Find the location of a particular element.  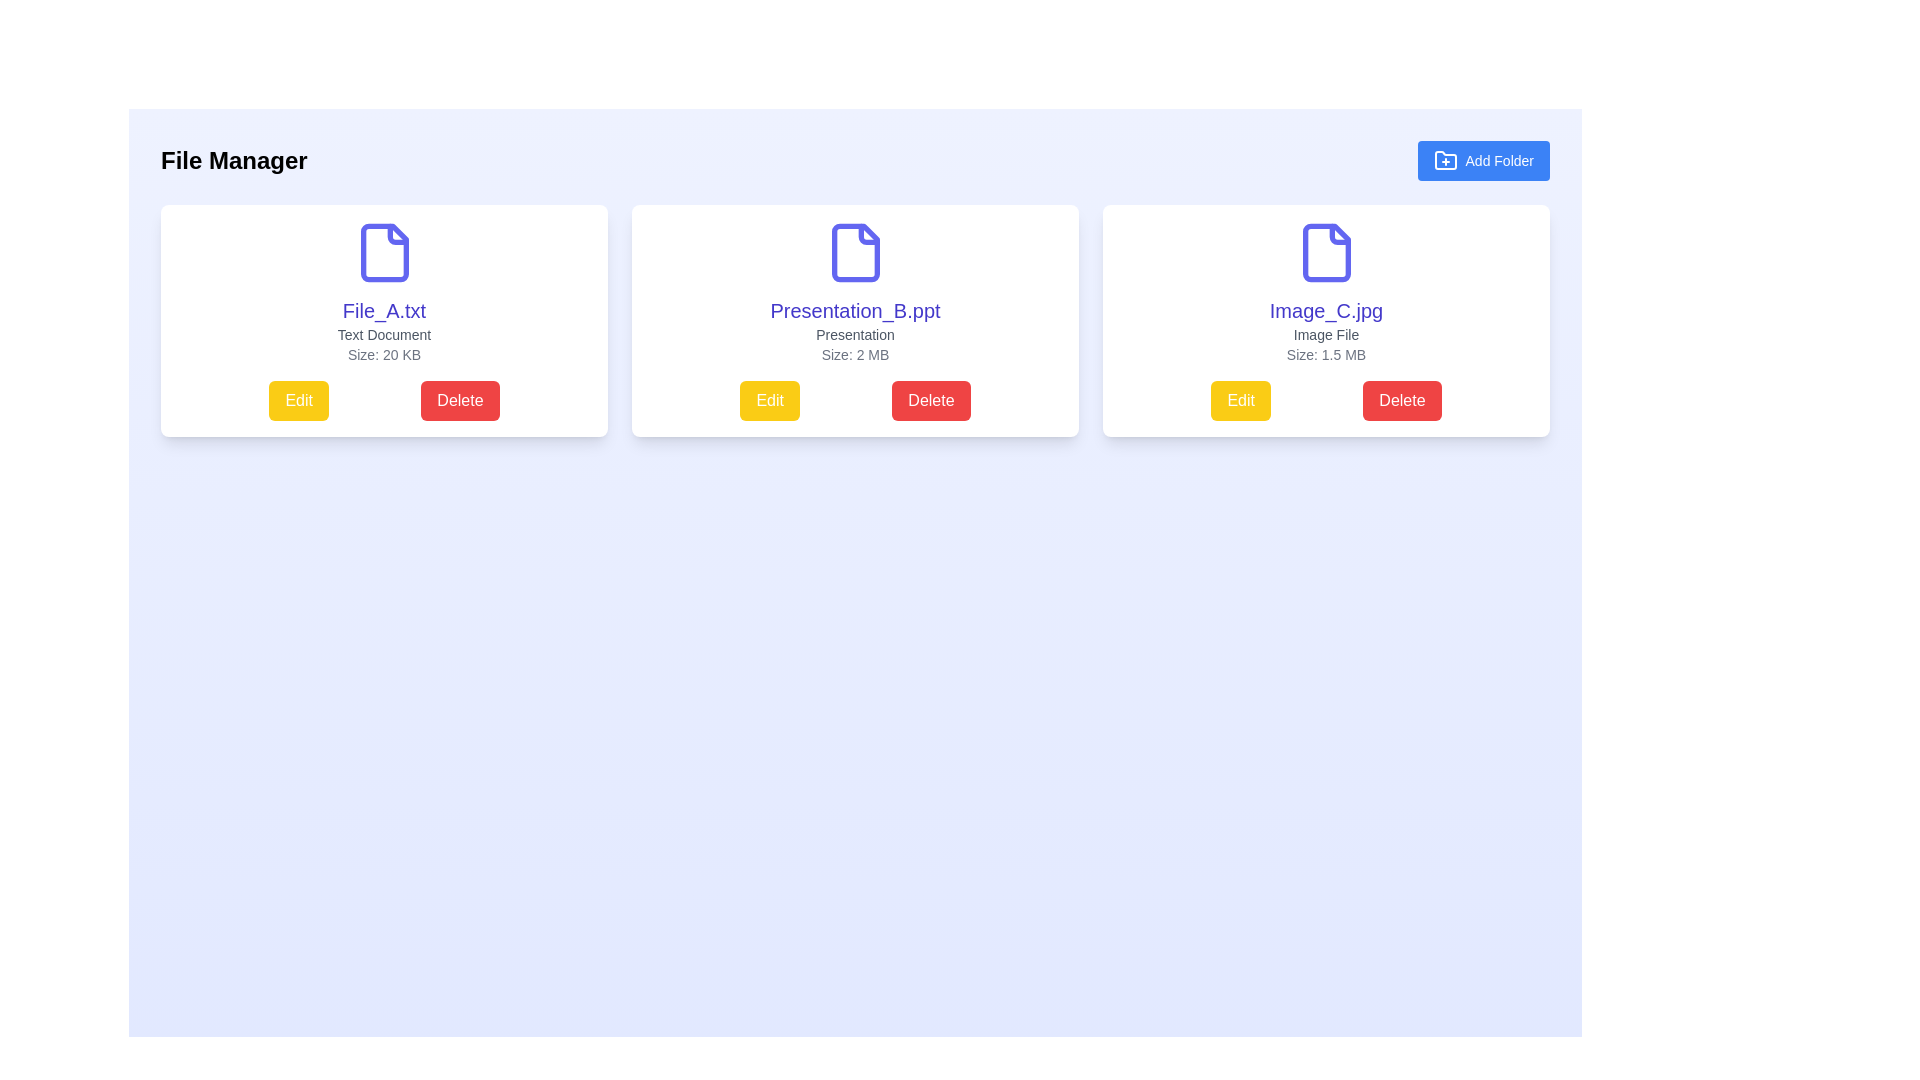

the text label displaying the file size 'Size: 1.5 MB' located at the bottom of the third card, positioned below 'Image File' and above the buttons 'Edit' and 'Delete' is located at coordinates (1326, 353).